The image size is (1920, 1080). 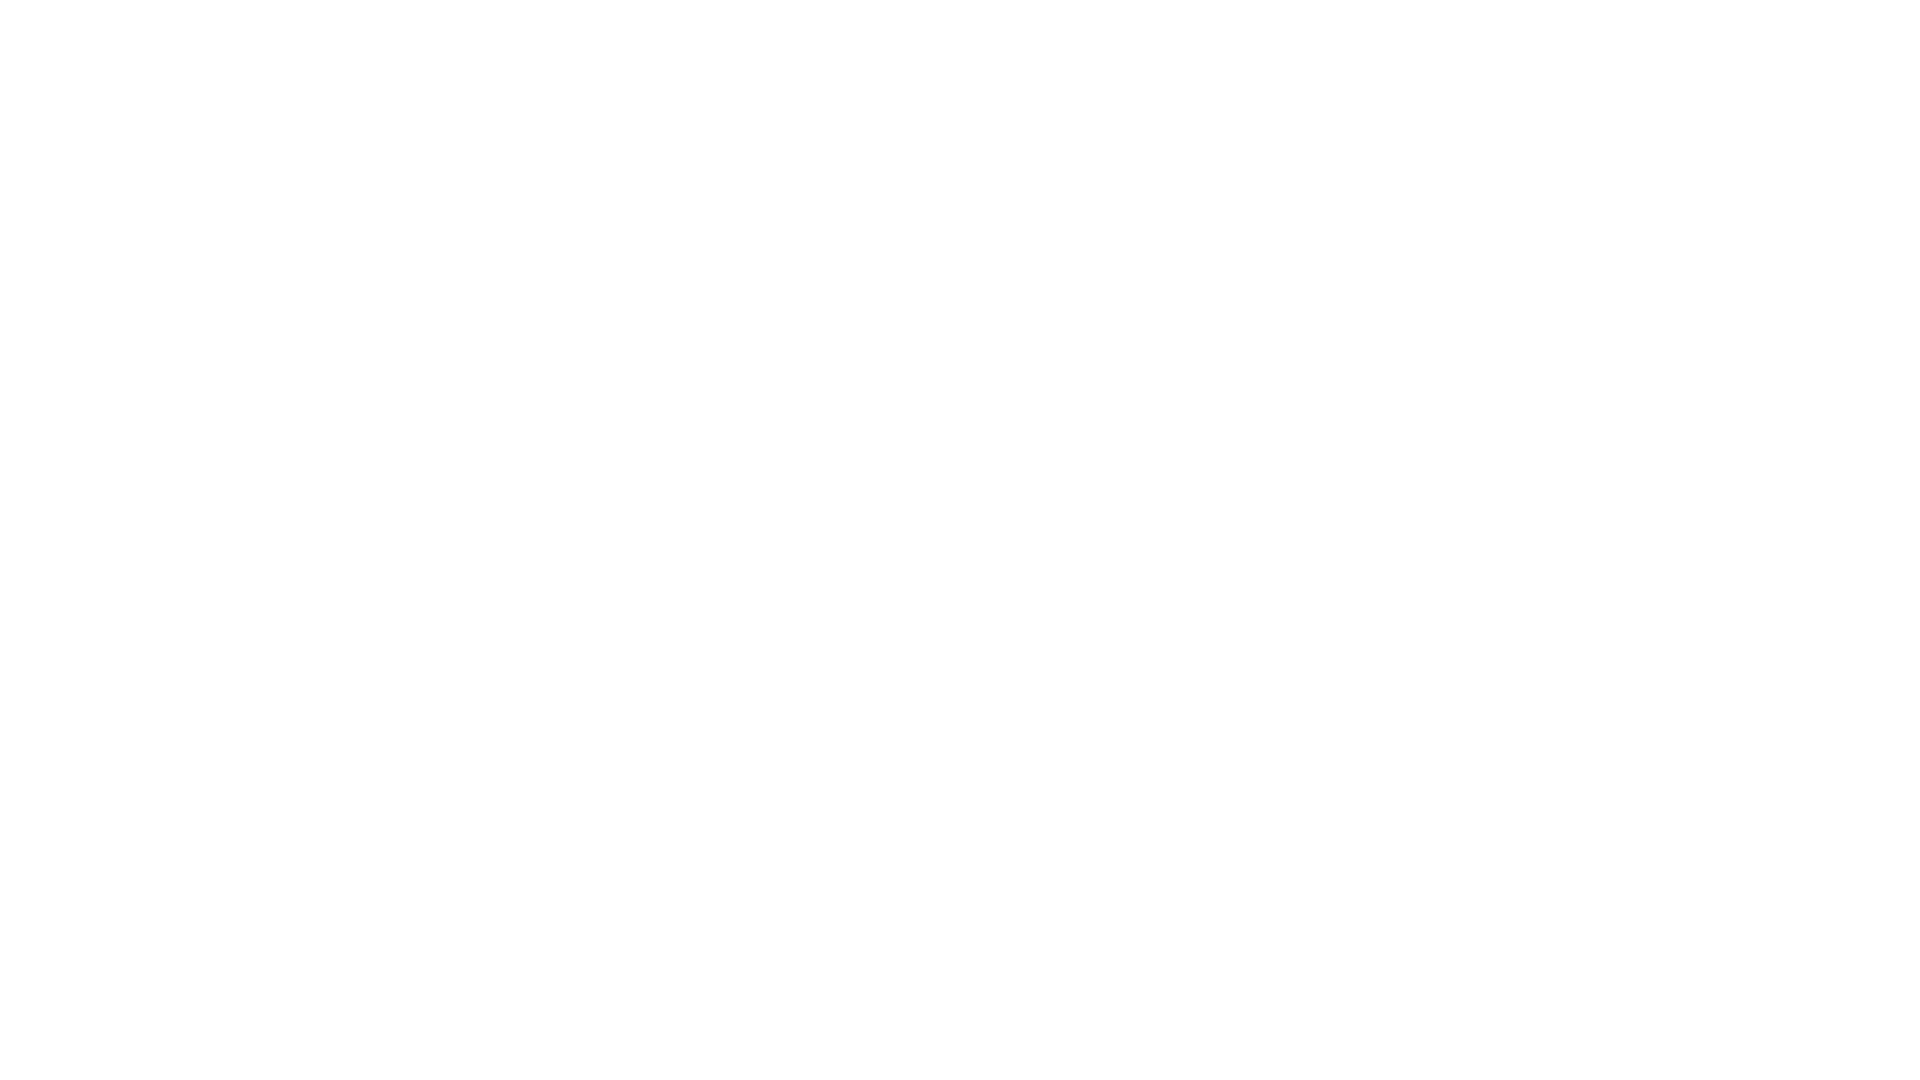 I want to click on ADDED, so click(x=1517, y=361).